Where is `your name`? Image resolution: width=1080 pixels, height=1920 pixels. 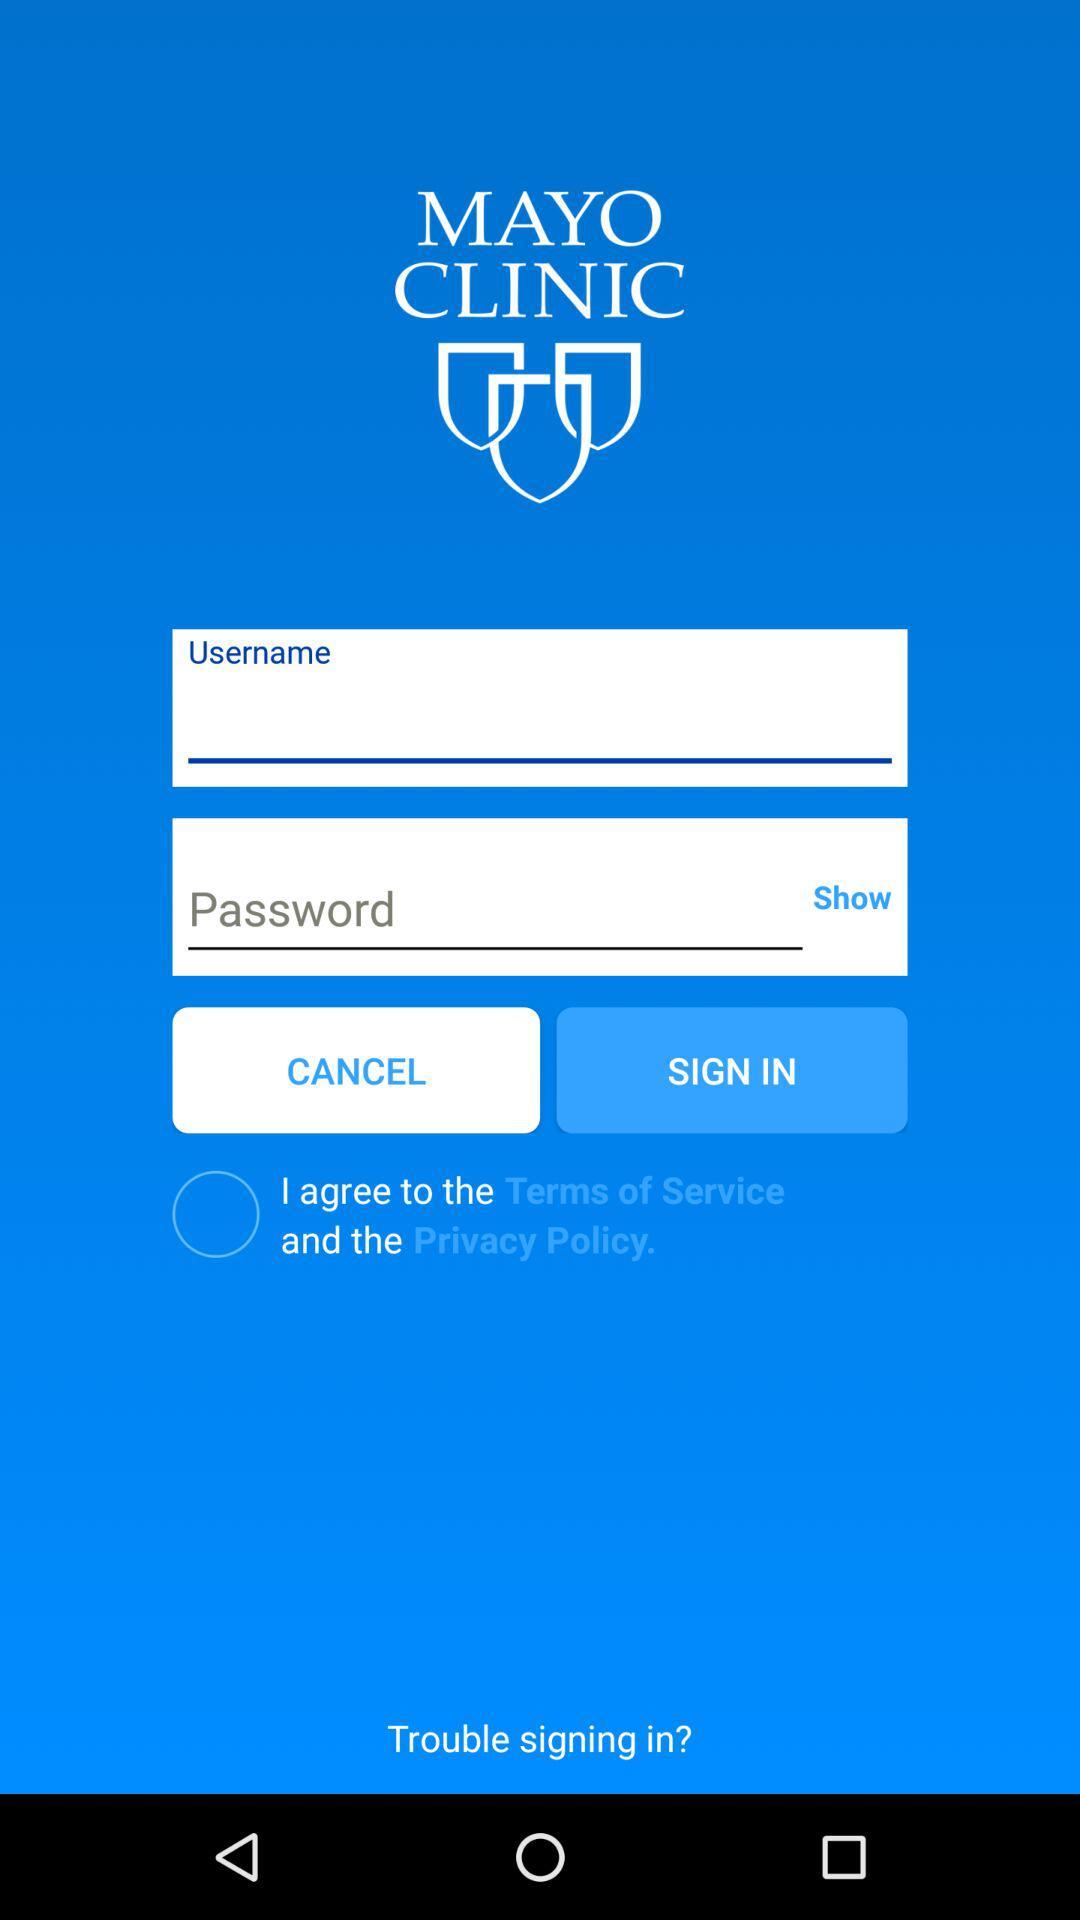 your name is located at coordinates (540, 721).